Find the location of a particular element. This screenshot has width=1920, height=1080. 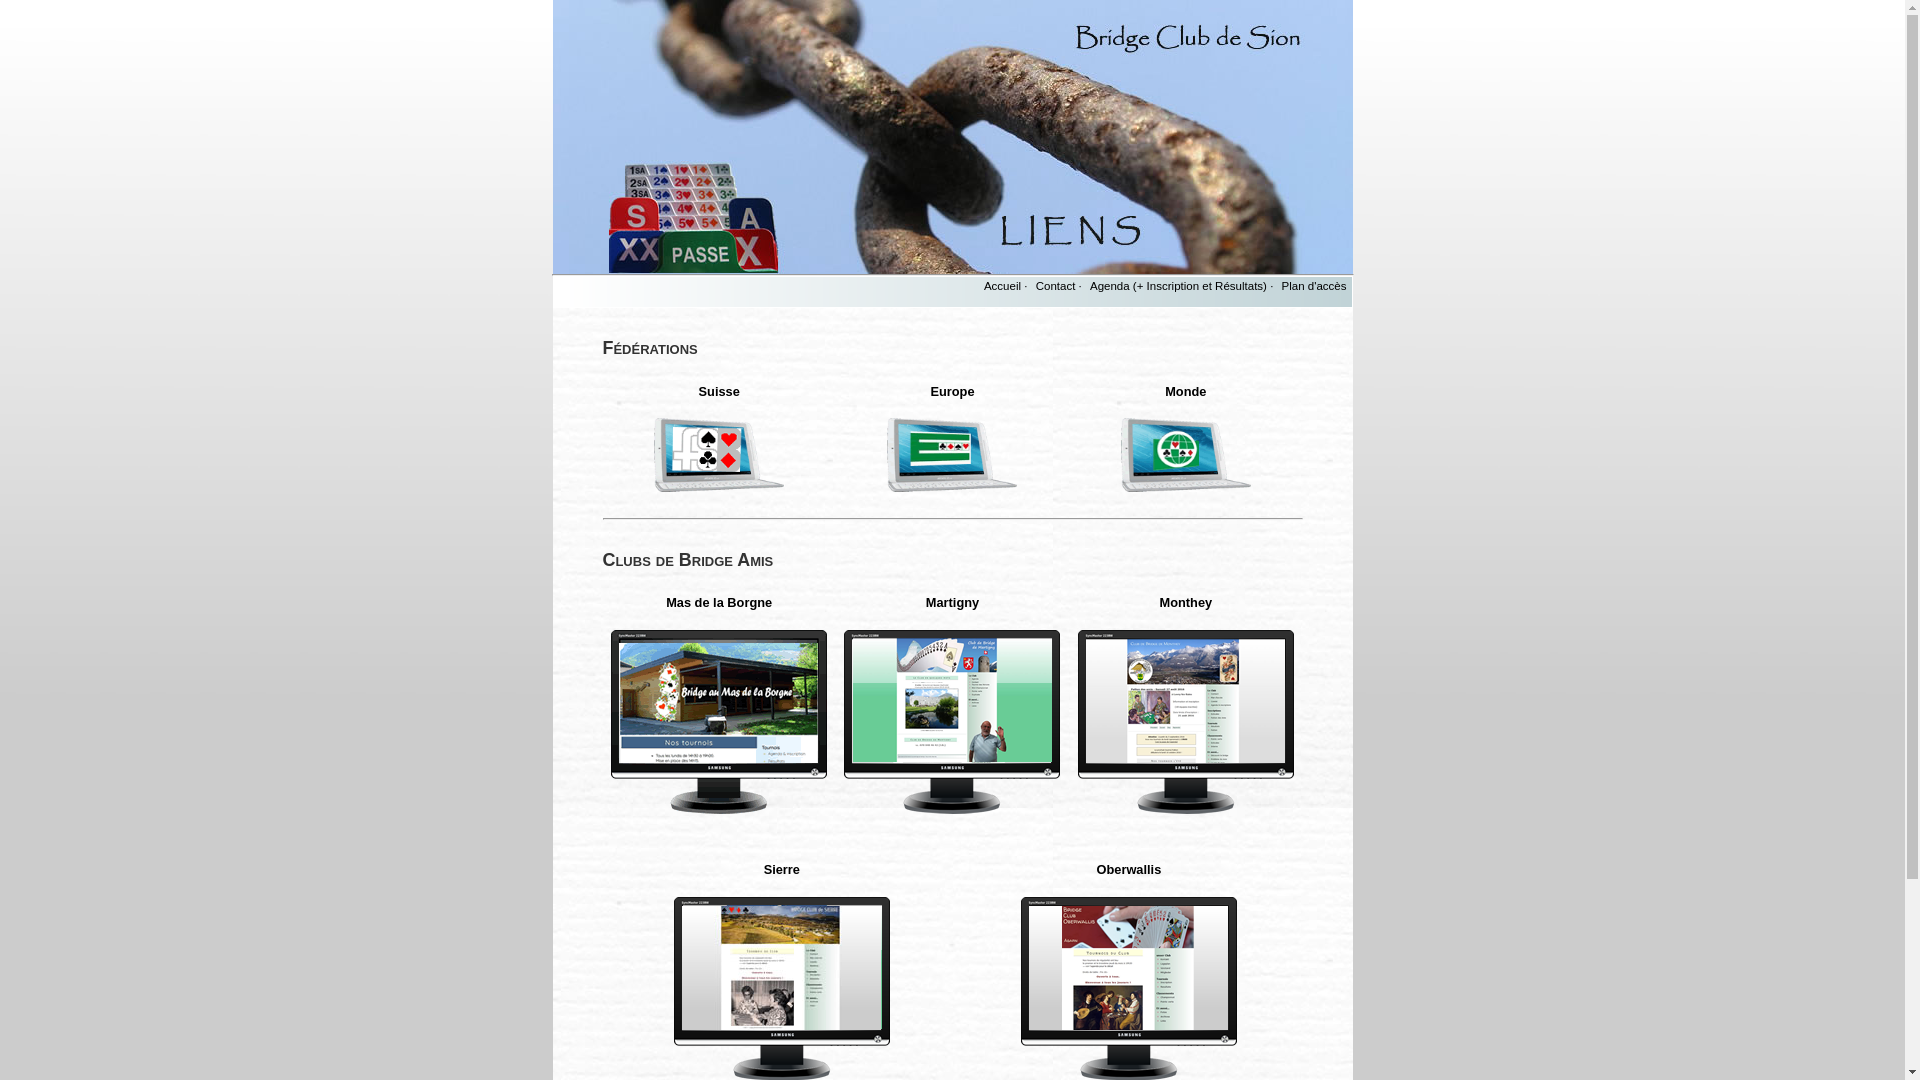

' World Bridge Federation ' is located at coordinates (1185, 454).